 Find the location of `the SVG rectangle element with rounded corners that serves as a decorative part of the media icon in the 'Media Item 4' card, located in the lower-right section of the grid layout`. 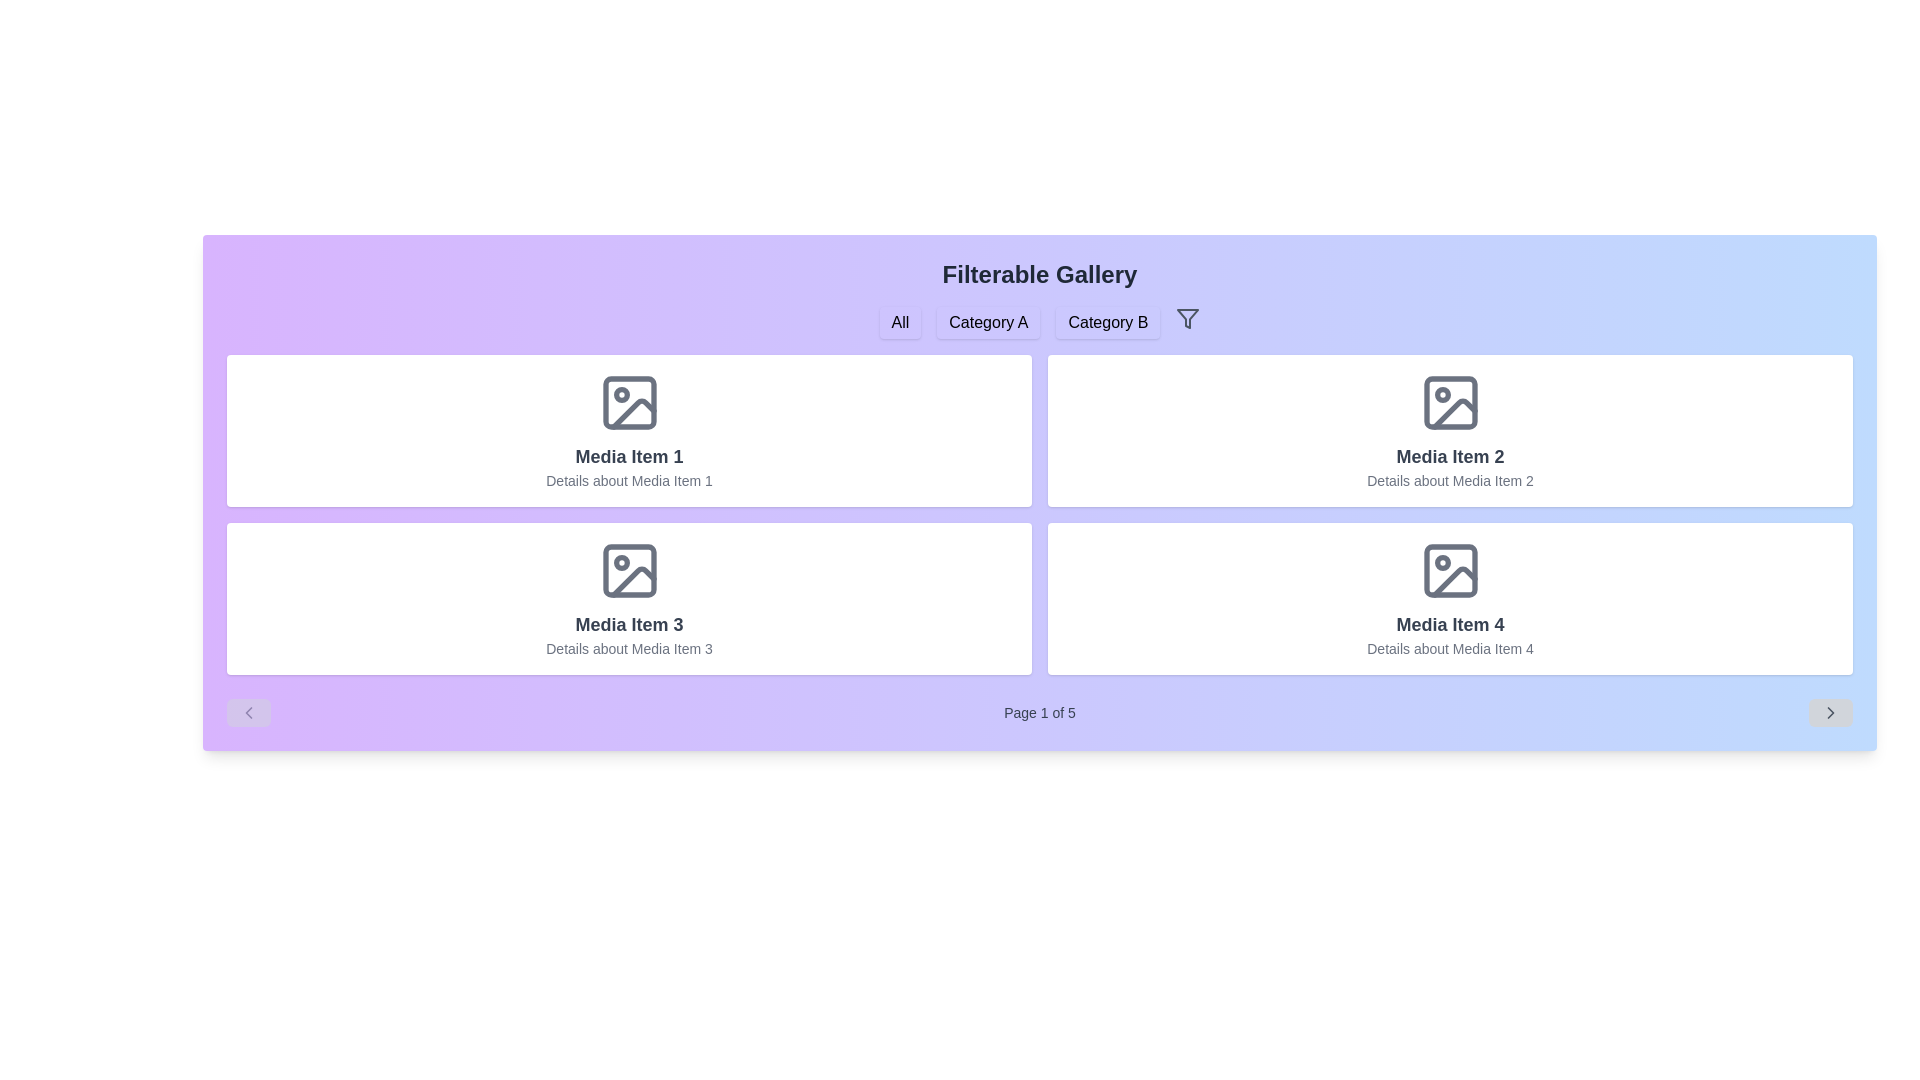

the SVG rectangle element with rounded corners that serves as a decorative part of the media icon in the 'Media Item 4' card, located in the lower-right section of the grid layout is located at coordinates (1450, 570).